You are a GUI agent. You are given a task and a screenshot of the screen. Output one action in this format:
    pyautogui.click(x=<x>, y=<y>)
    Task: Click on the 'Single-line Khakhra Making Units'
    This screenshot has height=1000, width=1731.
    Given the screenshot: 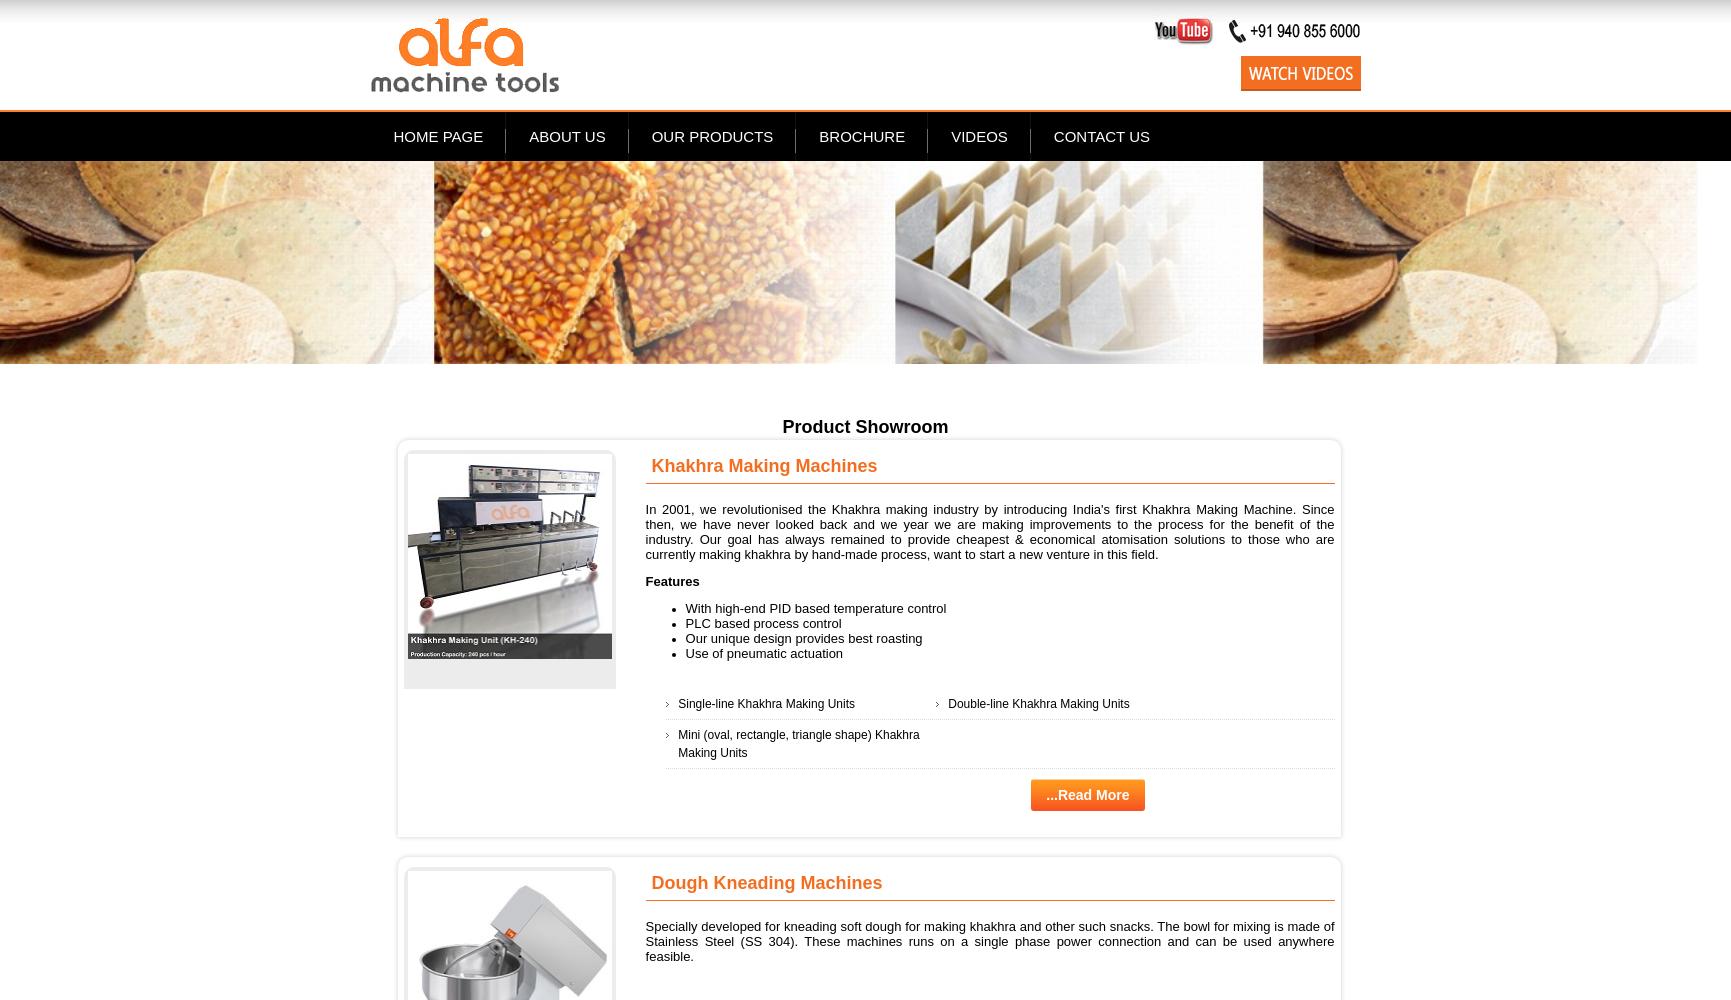 What is the action you would take?
    pyautogui.click(x=766, y=702)
    